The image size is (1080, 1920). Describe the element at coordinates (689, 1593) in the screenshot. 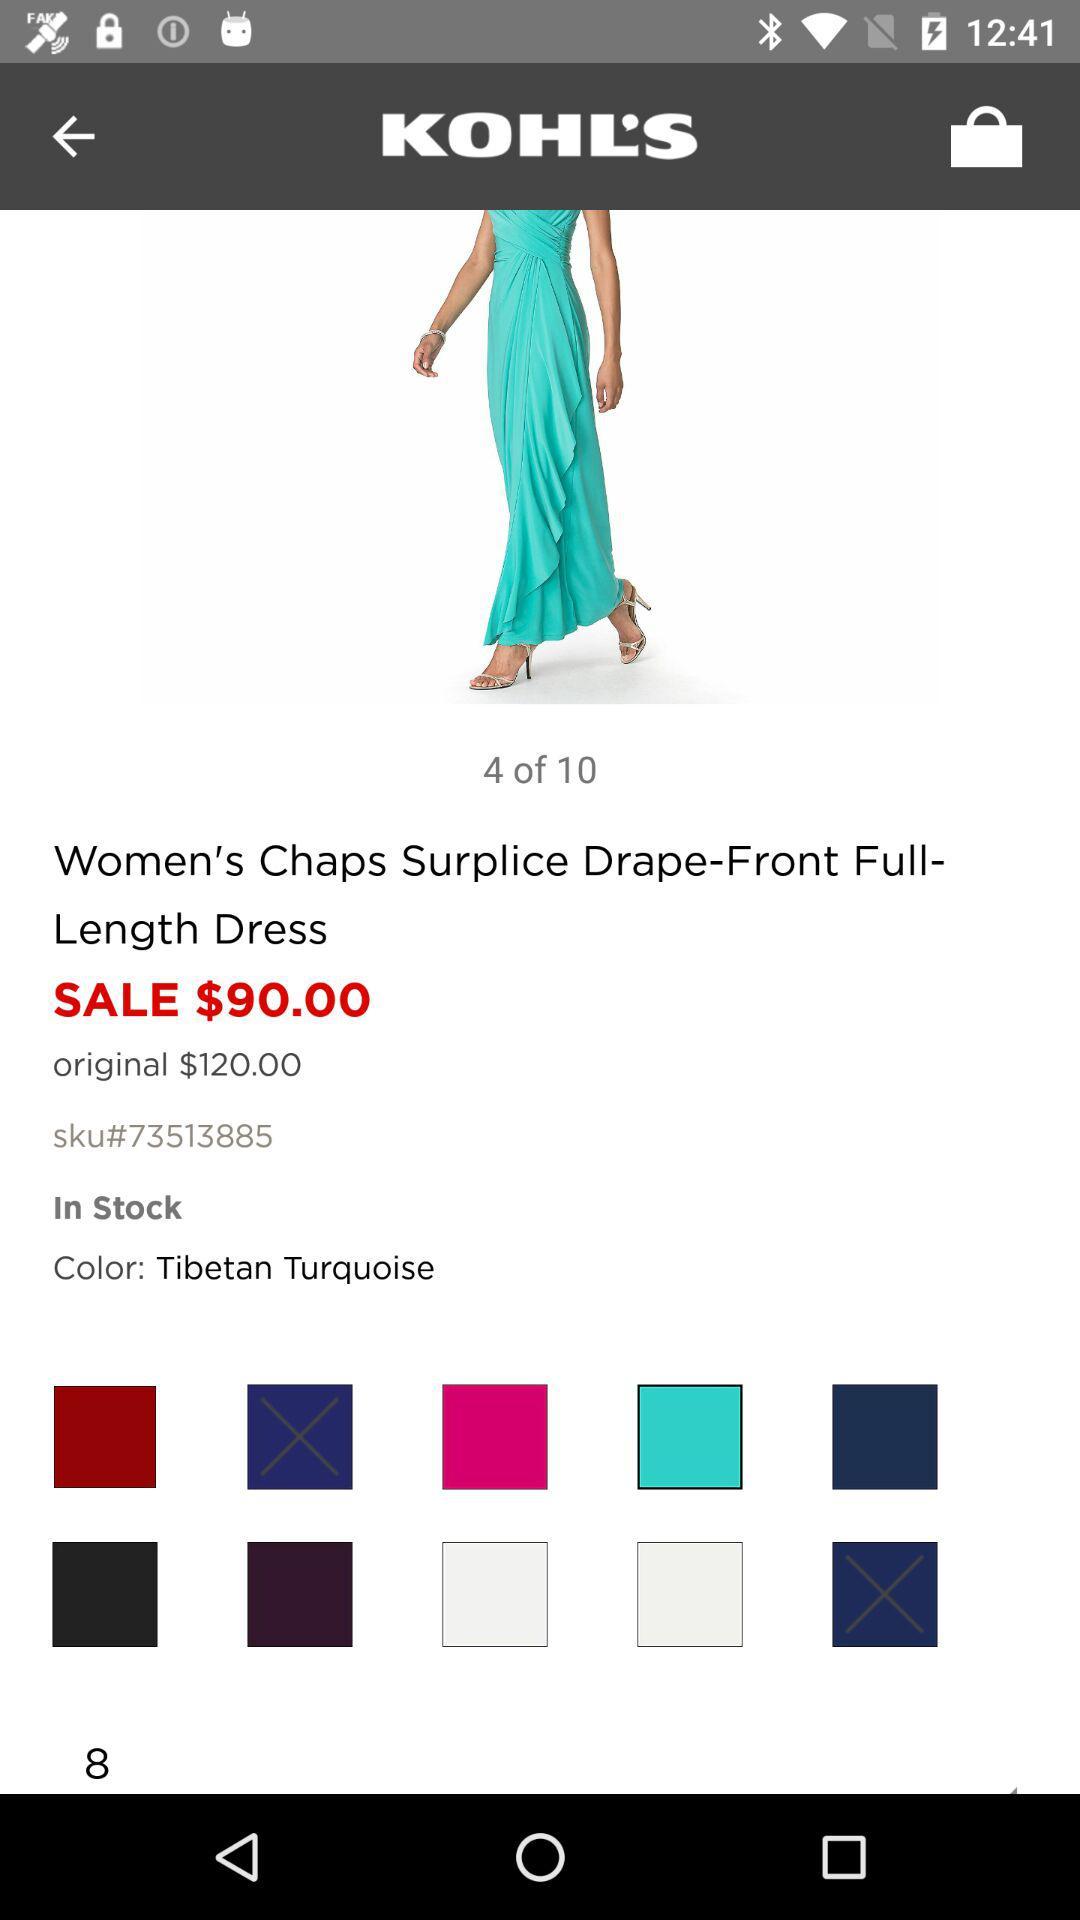

I see `item above 8 icon` at that location.